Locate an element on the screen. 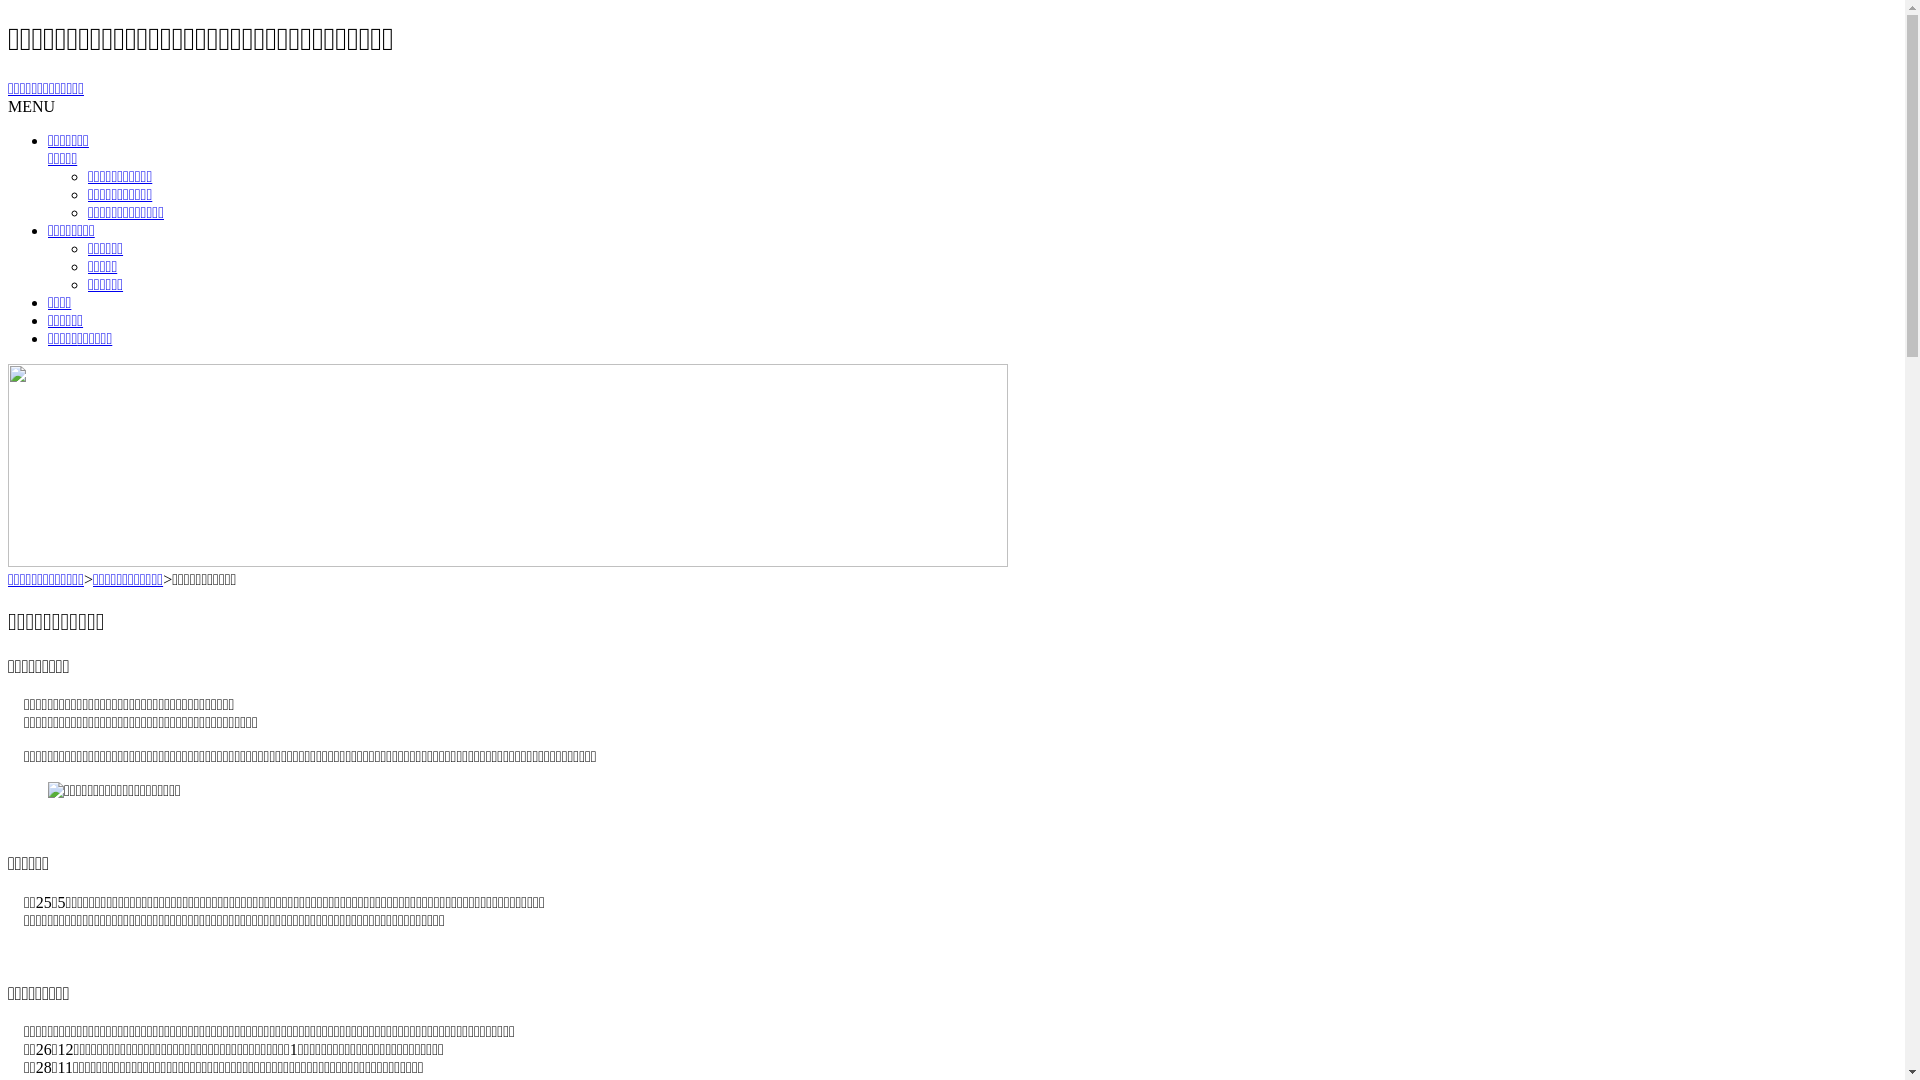  'MENU' is located at coordinates (31, 106).